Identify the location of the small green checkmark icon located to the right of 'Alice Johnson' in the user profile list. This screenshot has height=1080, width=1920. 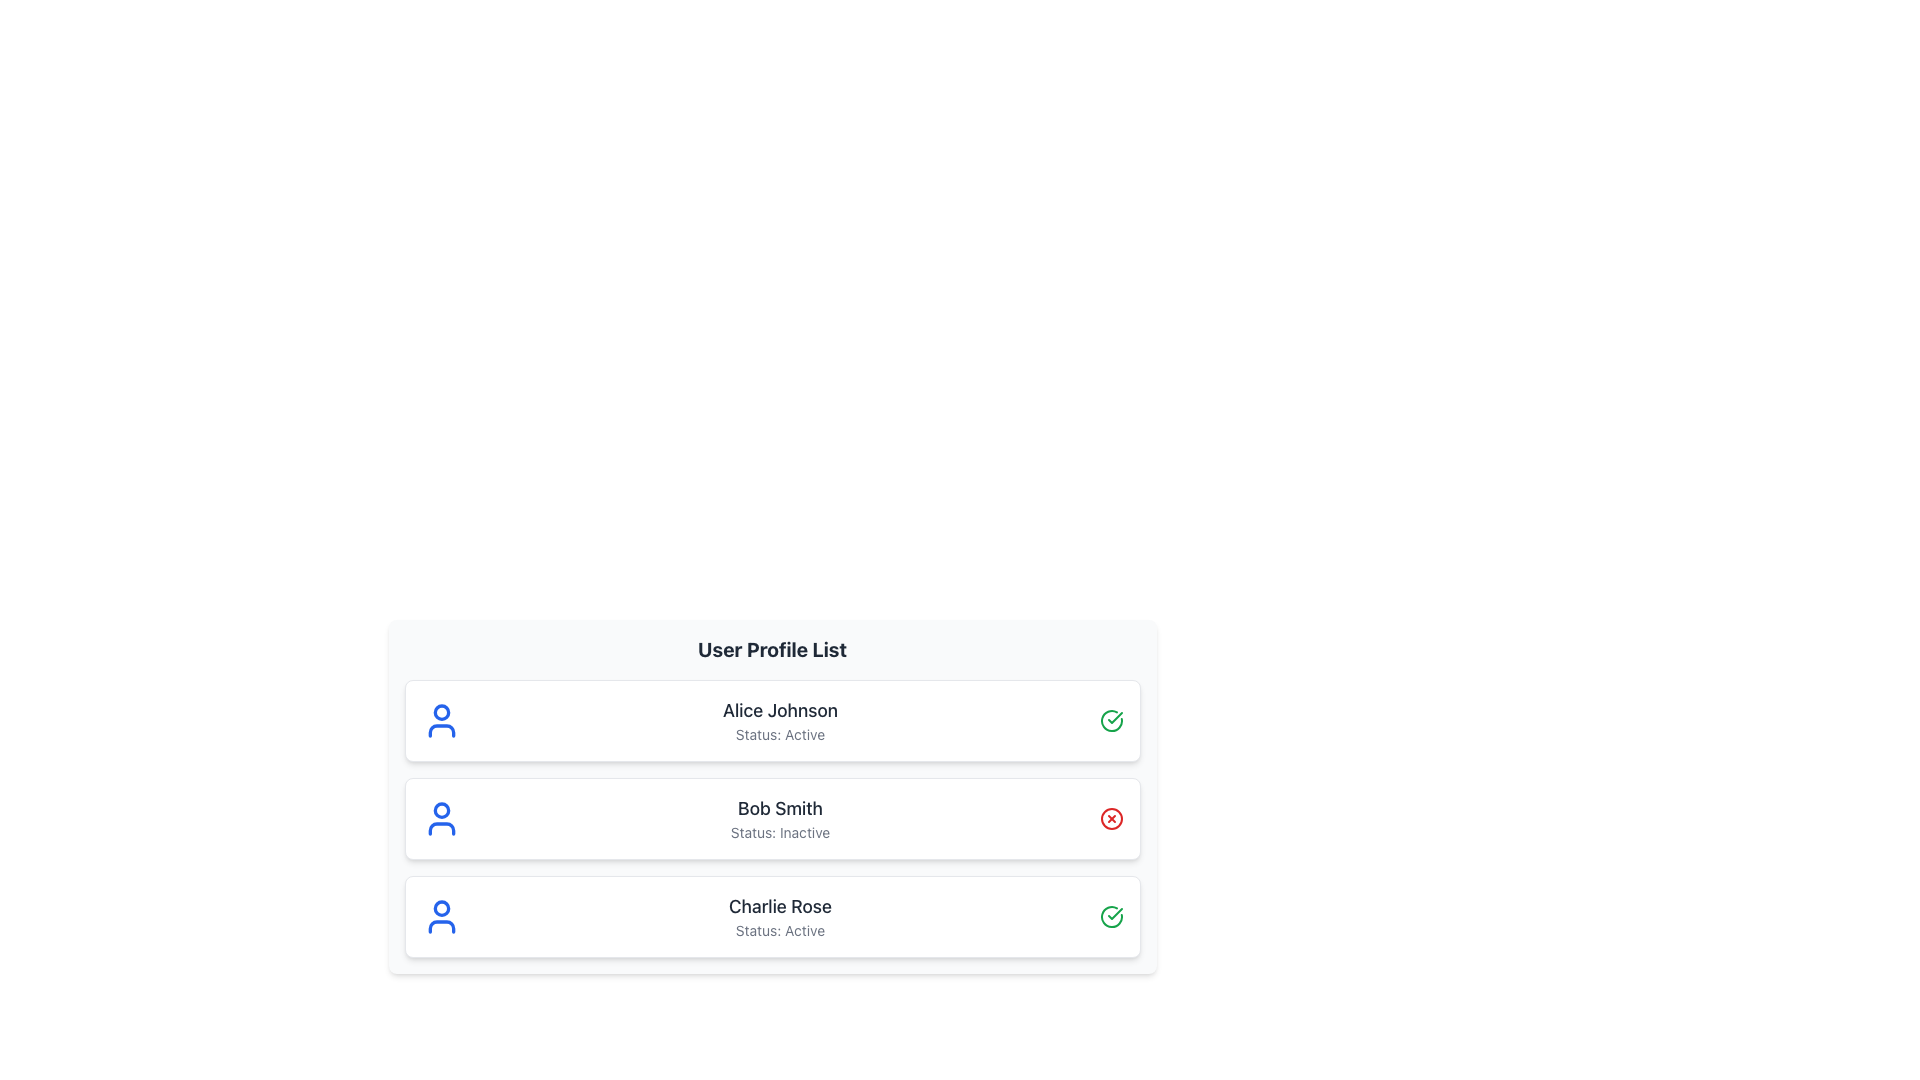
(1113, 914).